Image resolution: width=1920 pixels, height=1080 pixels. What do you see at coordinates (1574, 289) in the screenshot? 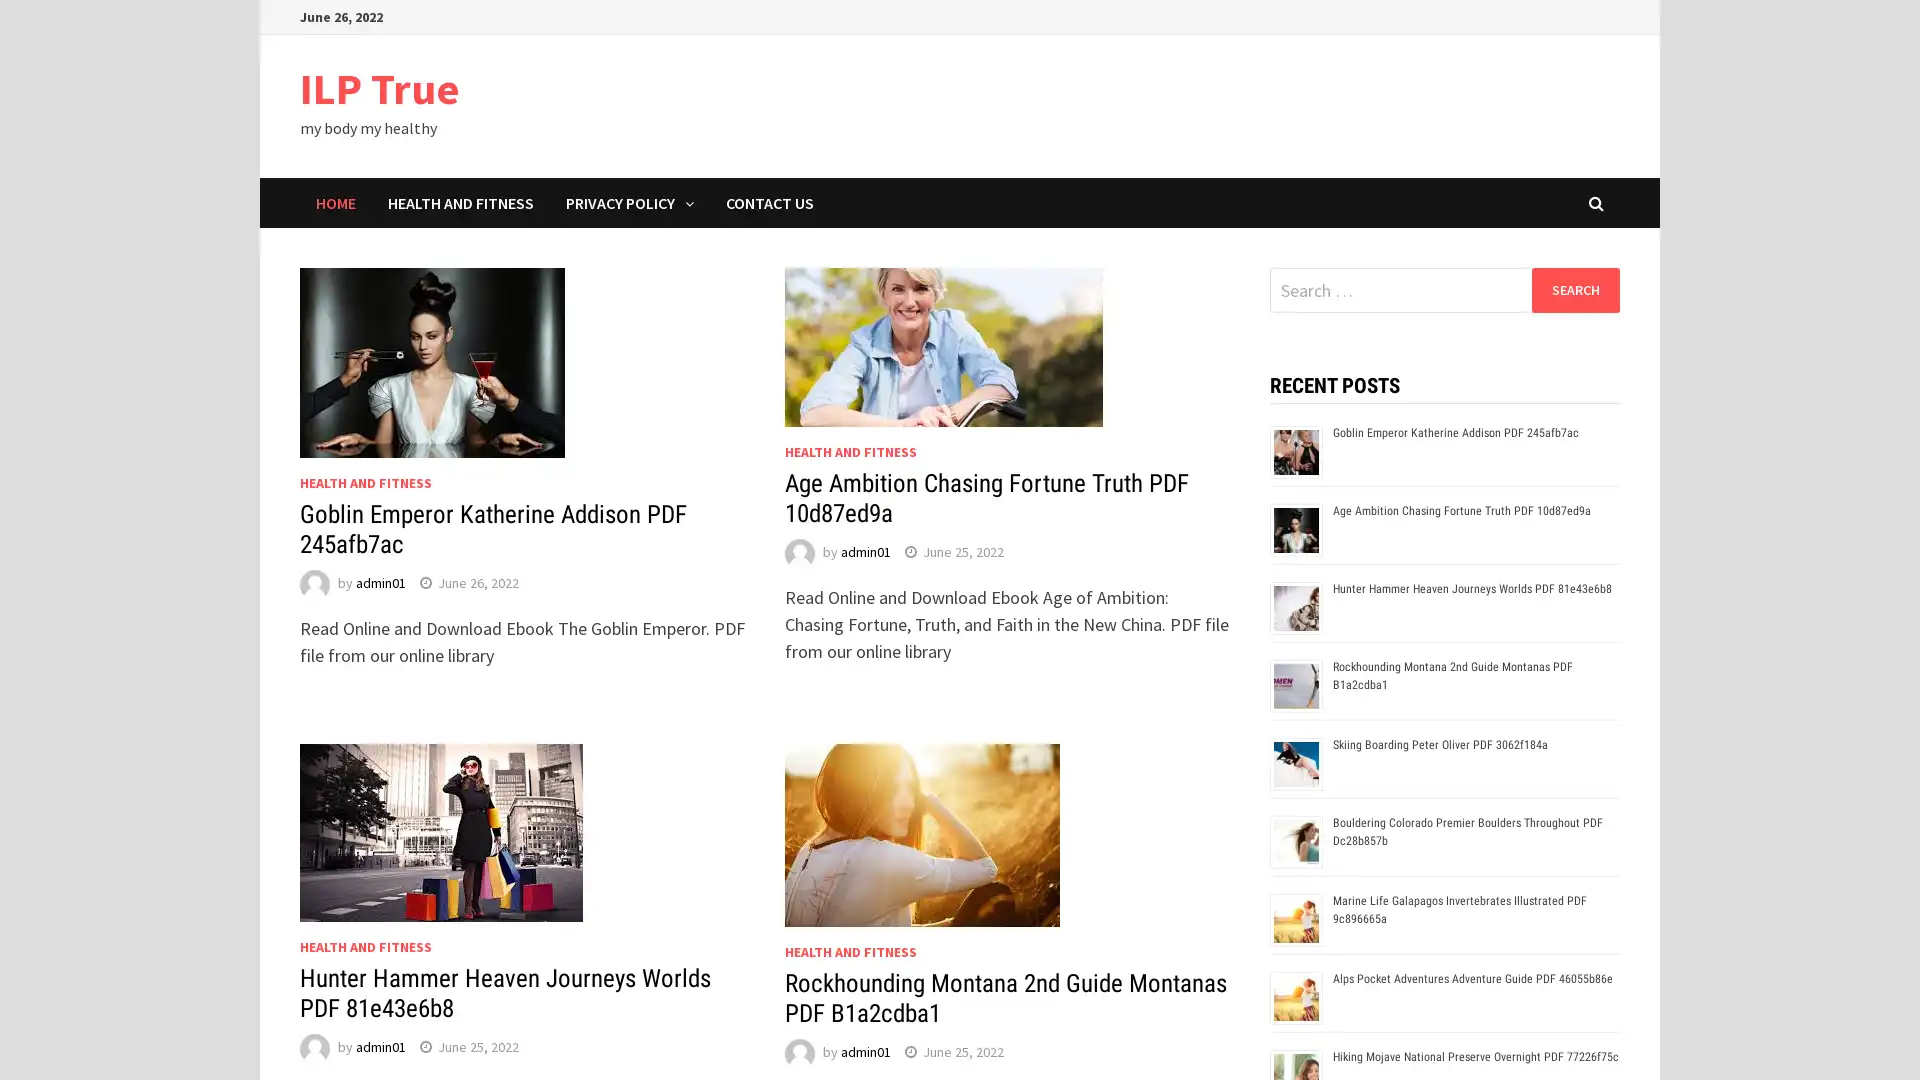
I see `Search` at bounding box center [1574, 289].